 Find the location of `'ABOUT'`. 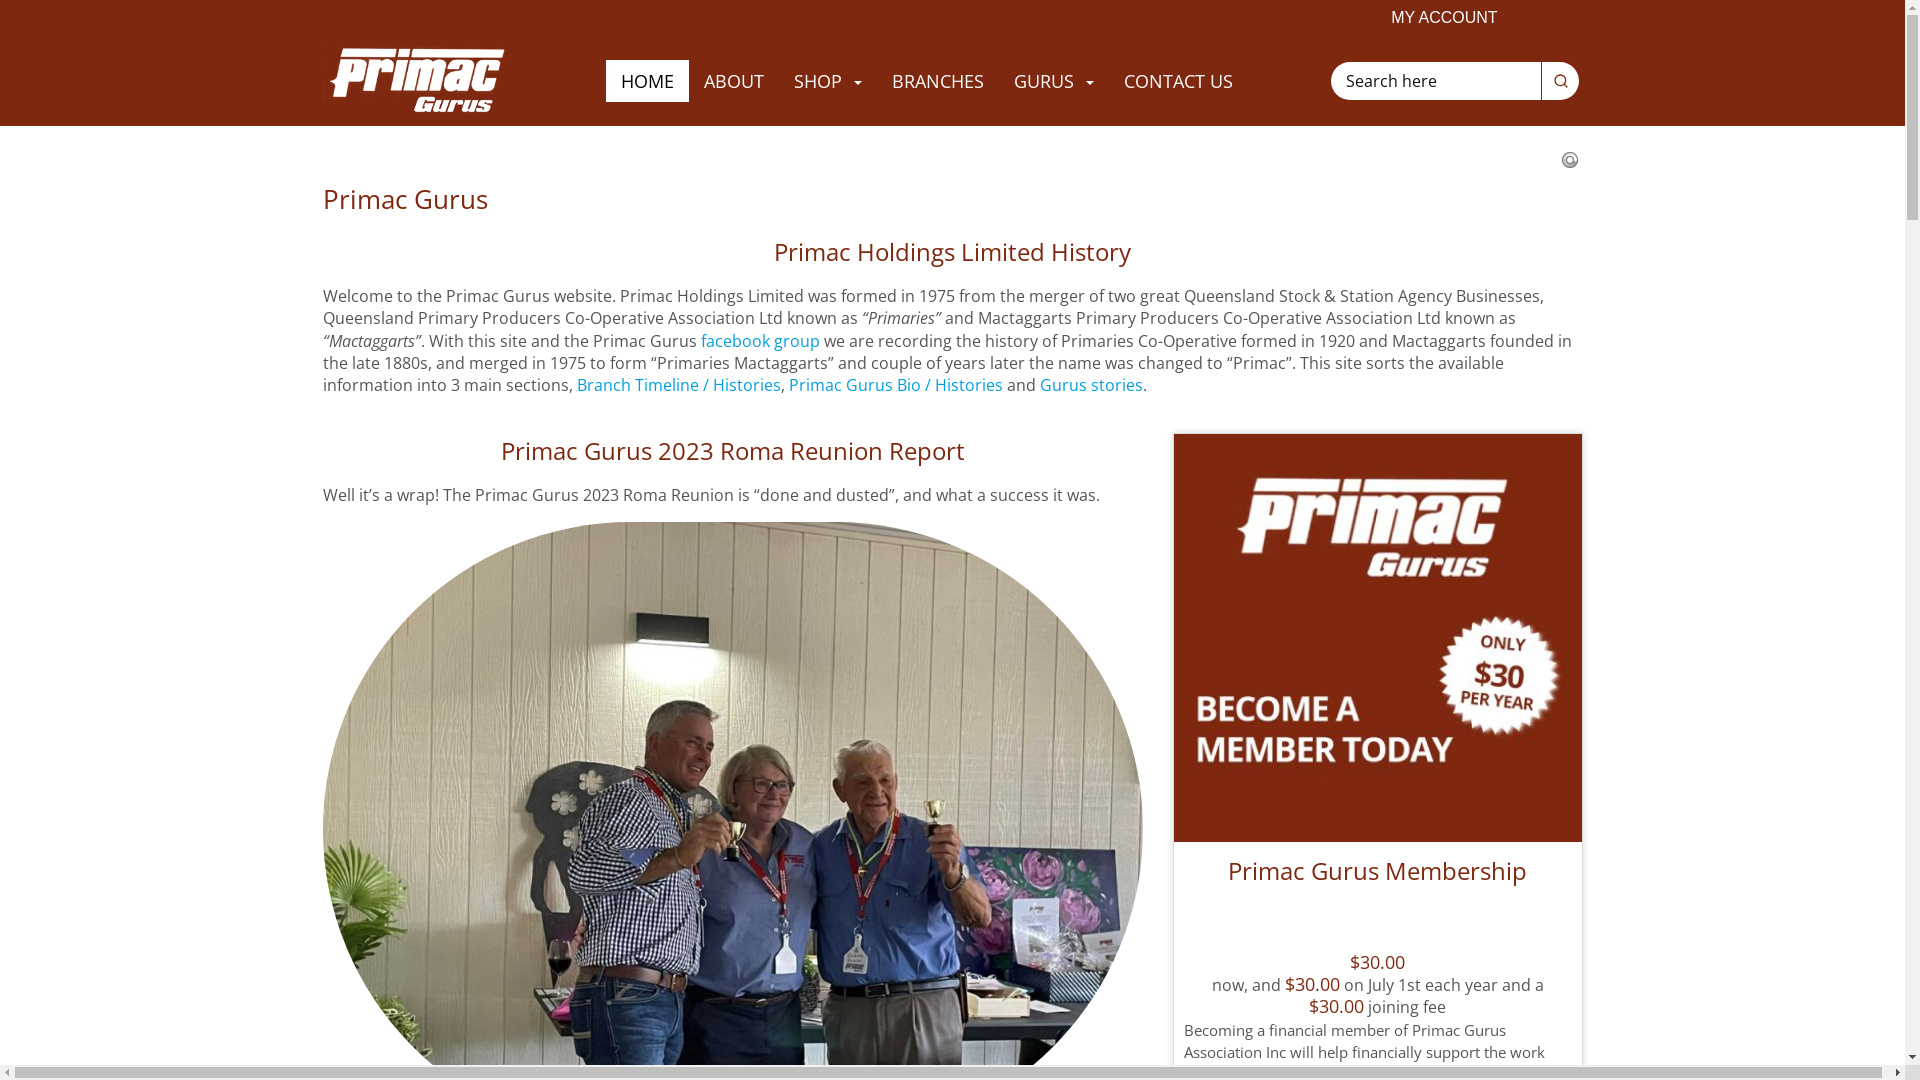

'ABOUT' is located at coordinates (733, 80).